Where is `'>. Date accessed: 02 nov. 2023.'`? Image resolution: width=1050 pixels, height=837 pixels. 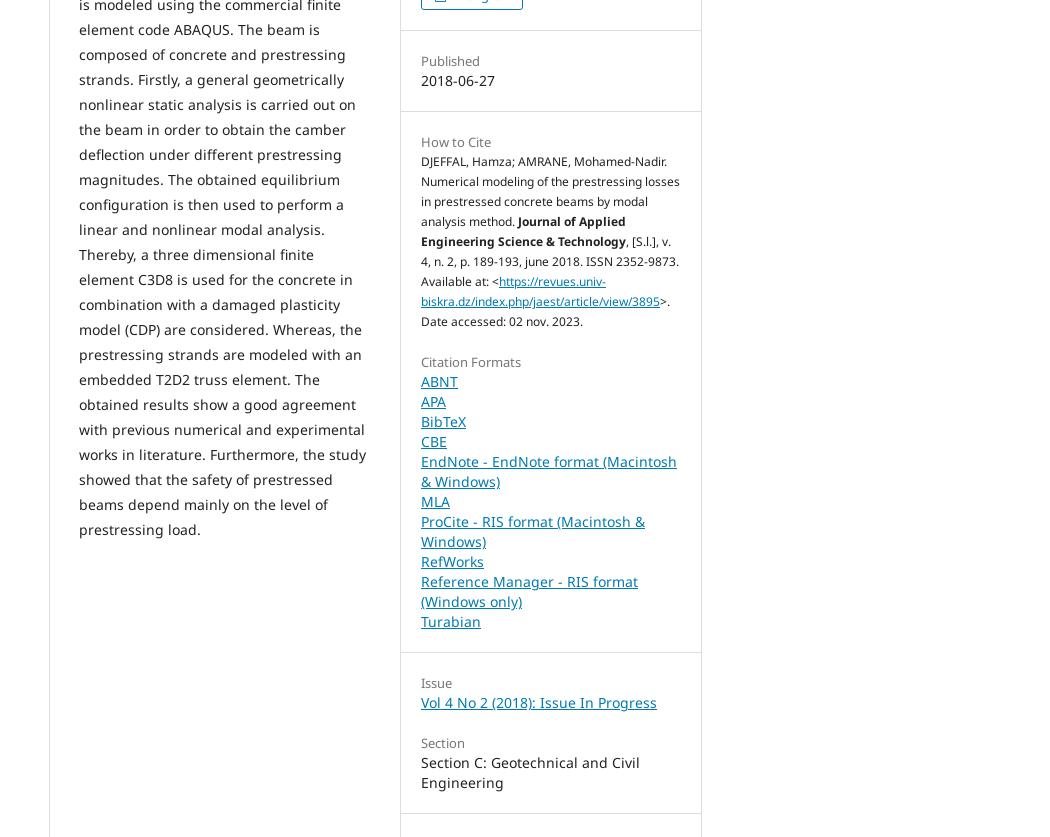
'>. Date accessed: 02 nov. 2023.' is located at coordinates (545, 311).